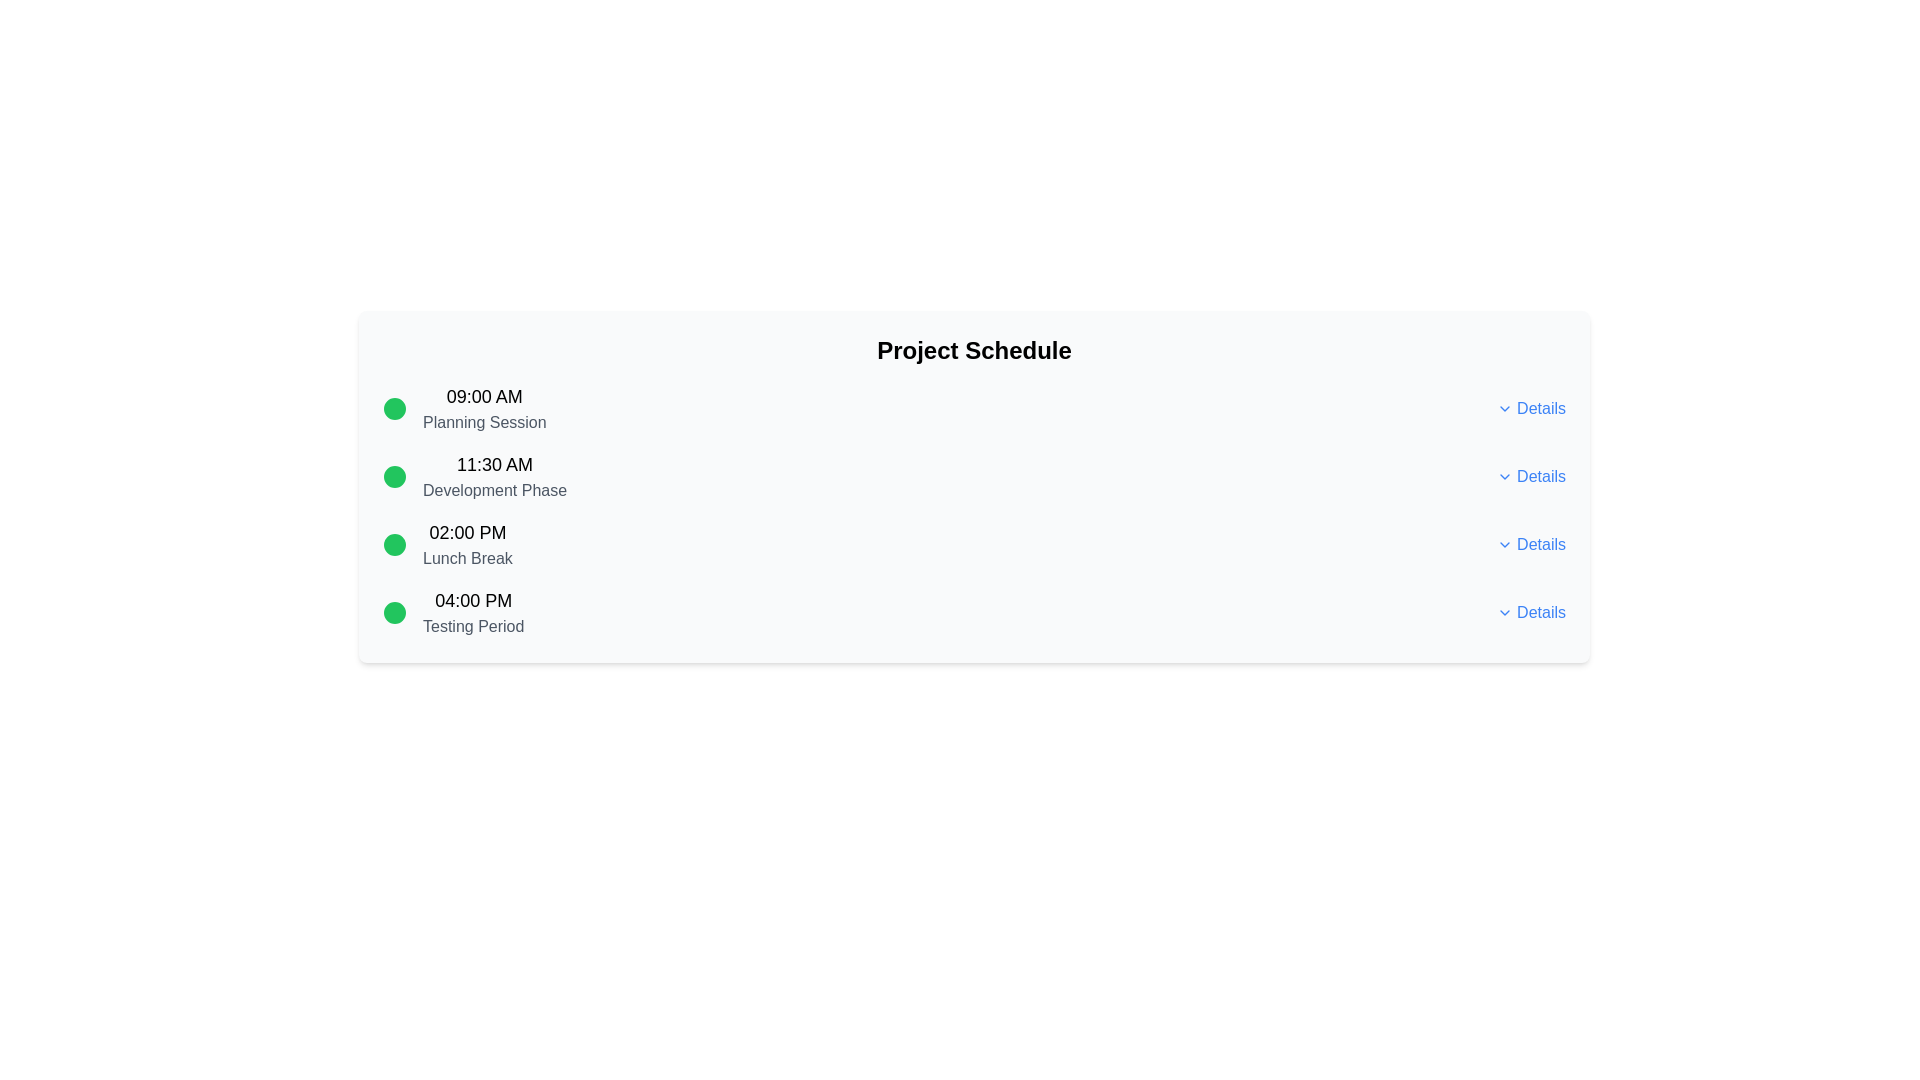 The image size is (1920, 1080). What do you see at coordinates (394, 612) in the screenshot?
I see `the fourth green circular graphical indicator marking the '04:00 PM Testing Period' in the project schedule` at bounding box center [394, 612].